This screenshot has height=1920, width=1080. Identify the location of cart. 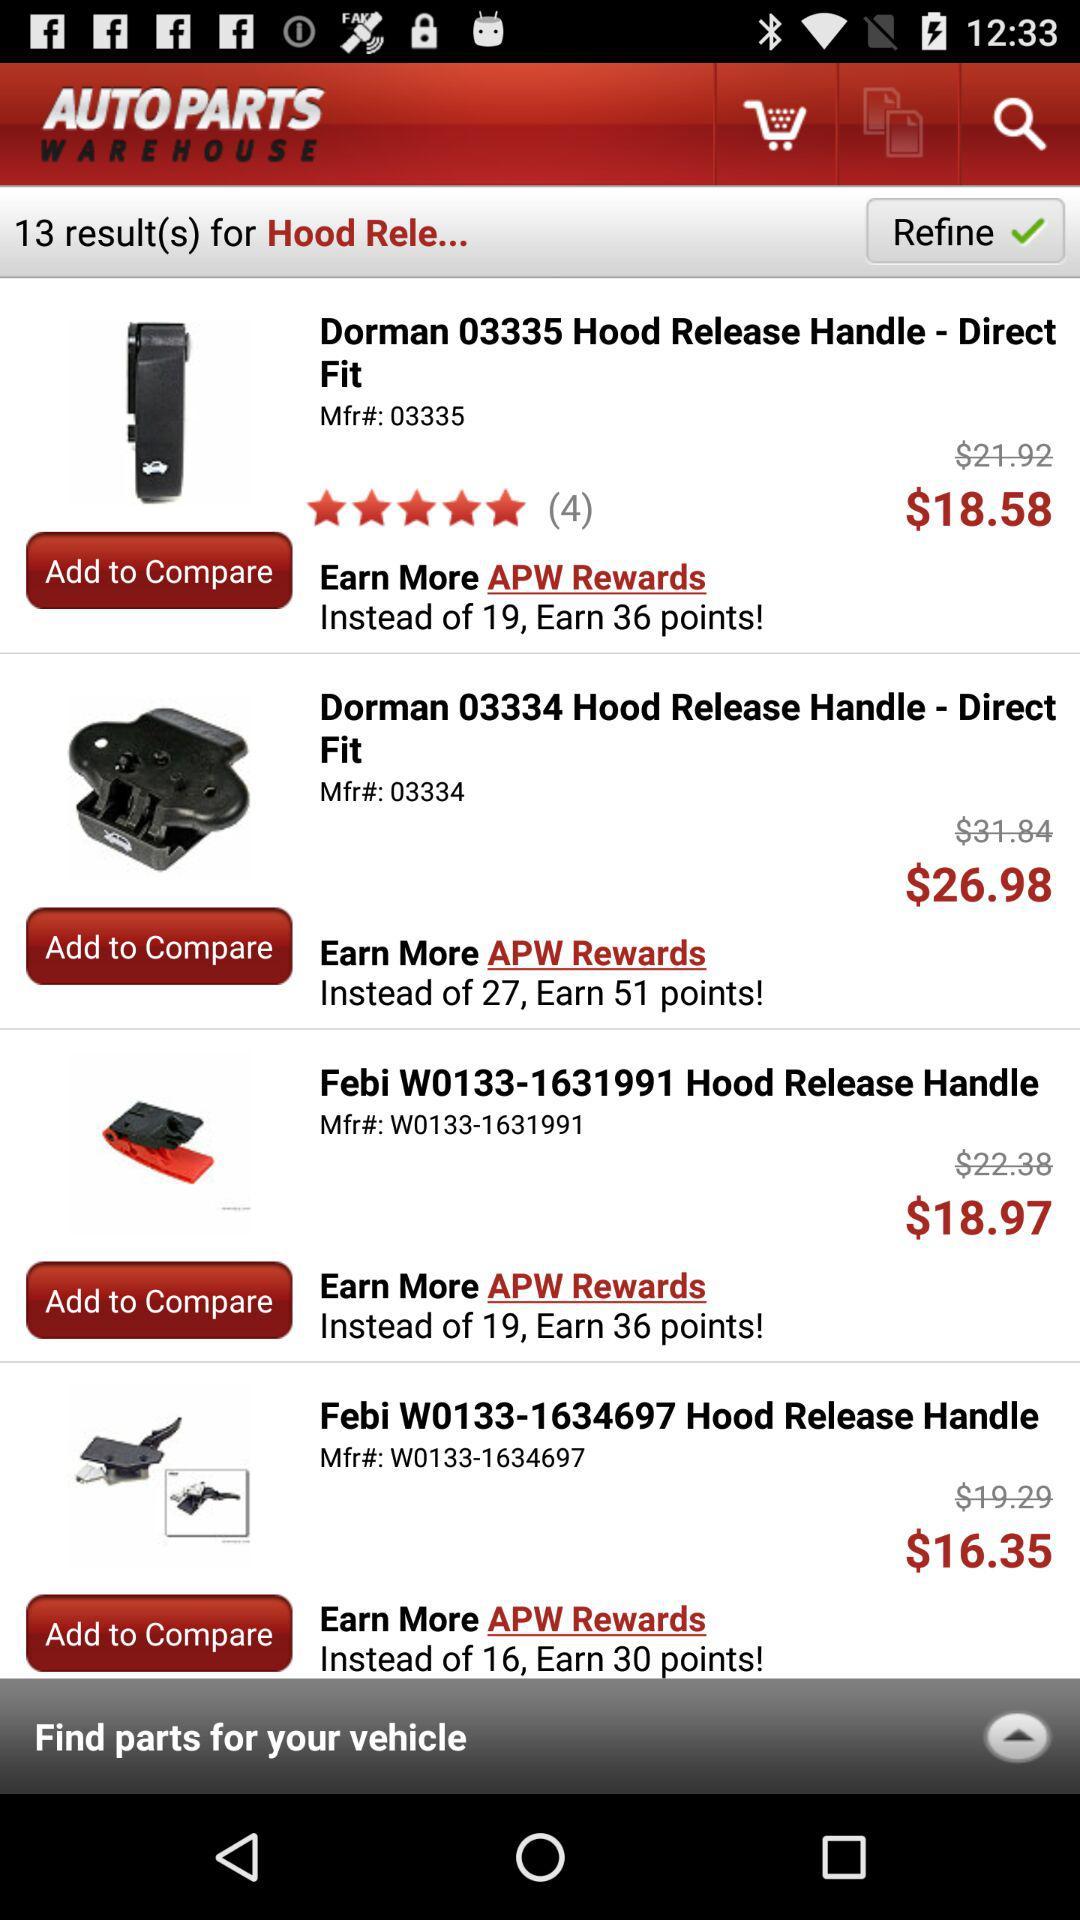
(773, 123).